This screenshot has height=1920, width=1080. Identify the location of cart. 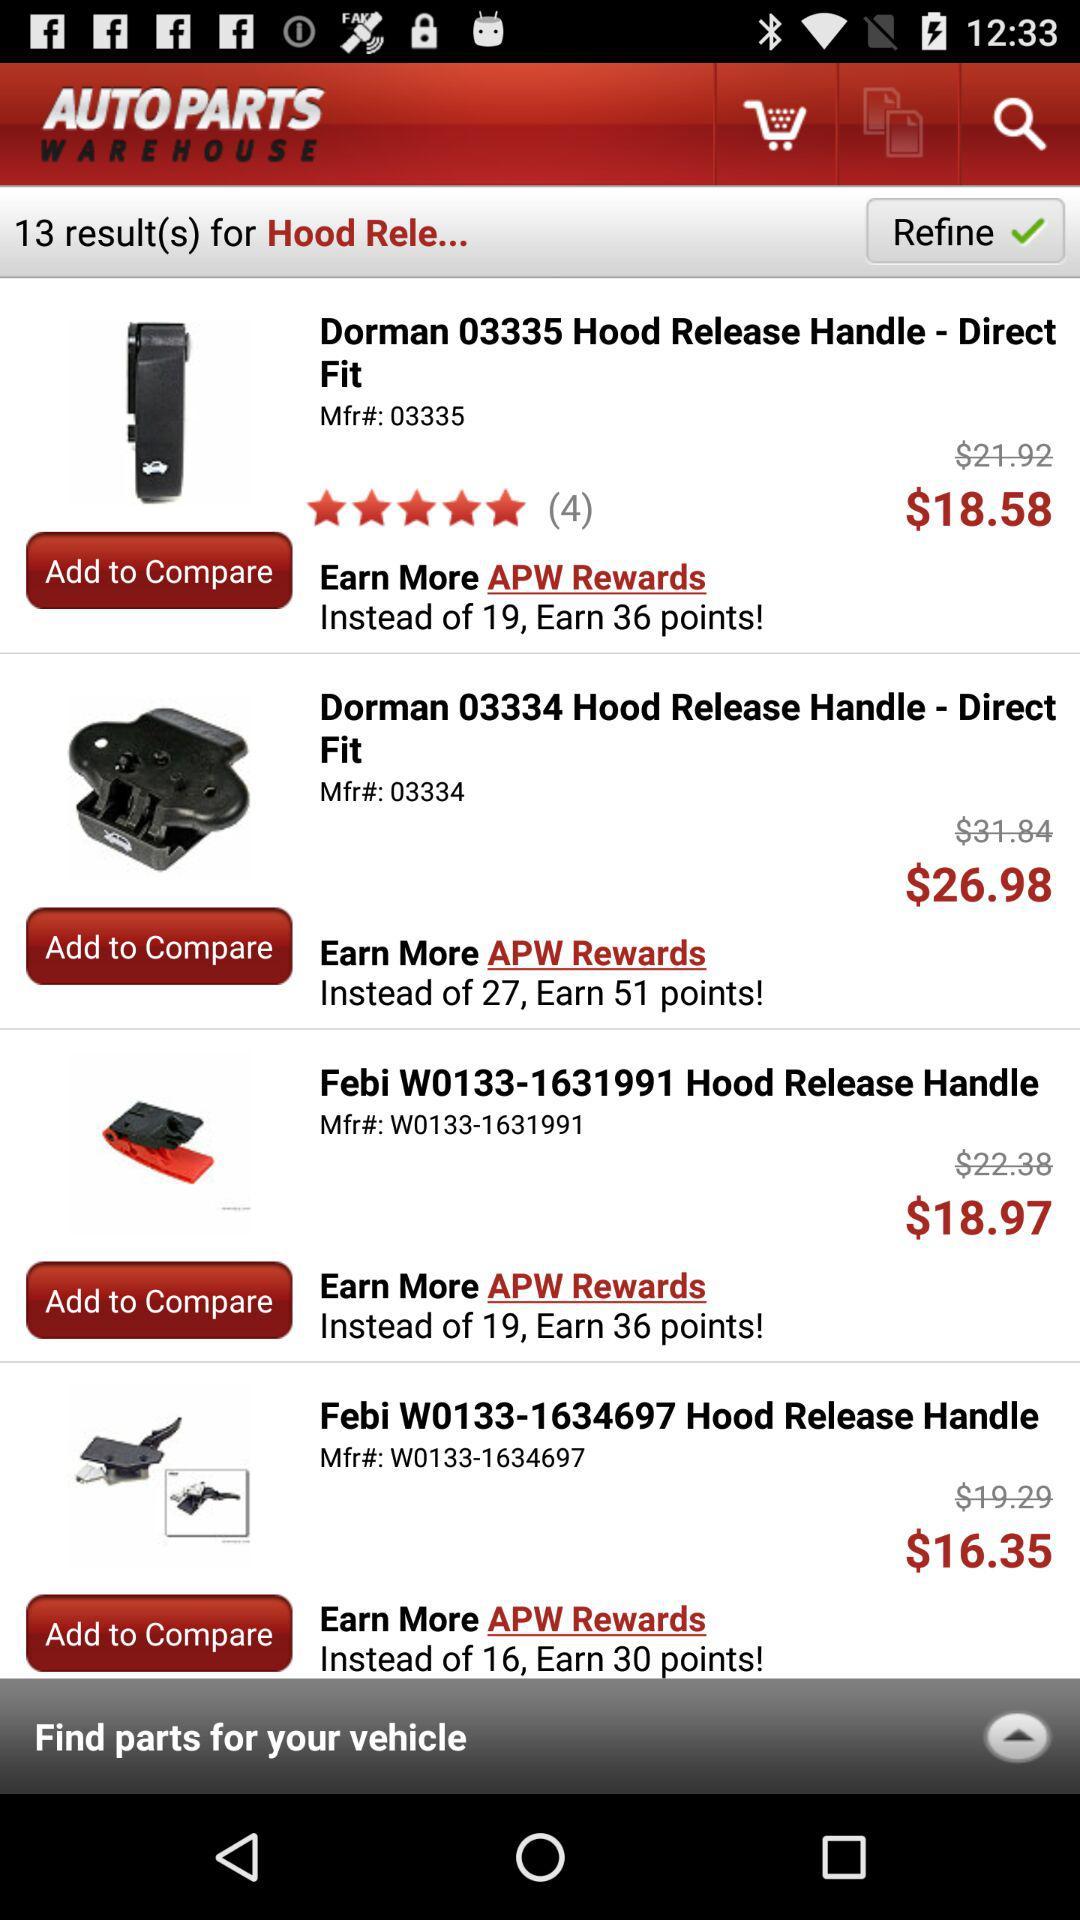
(773, 123).